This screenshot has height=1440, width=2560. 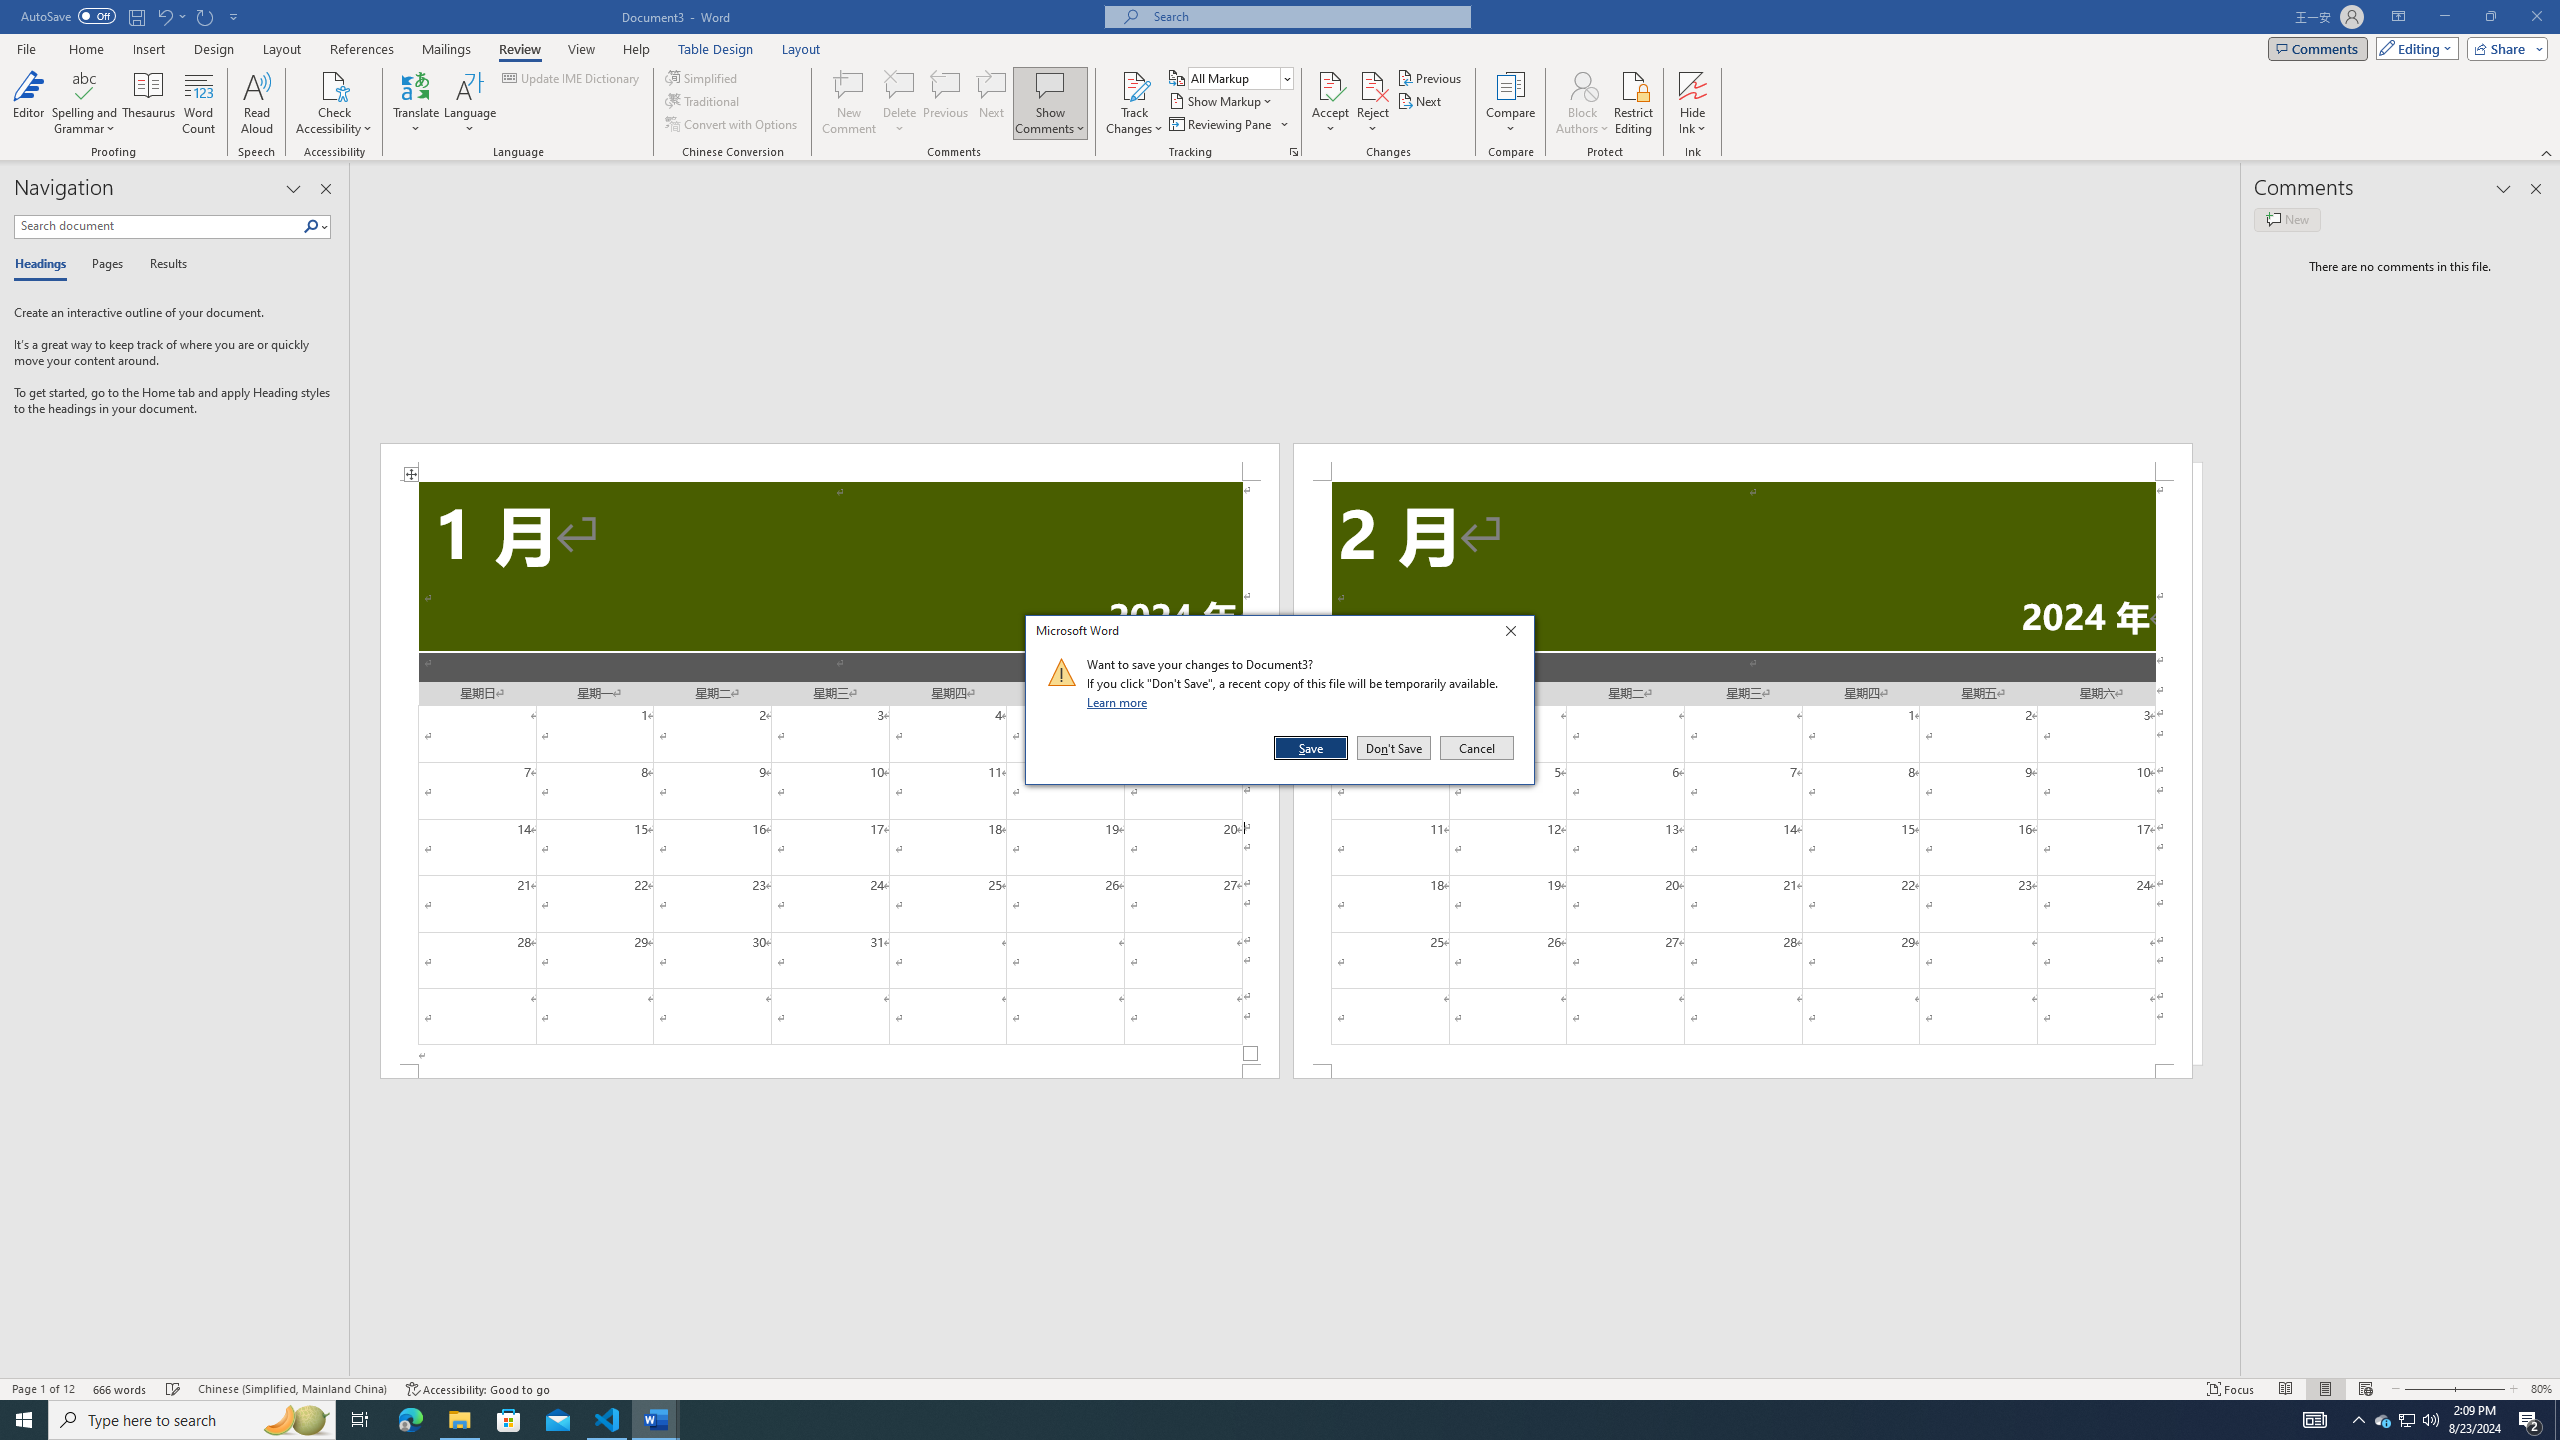 I want to click on 'Read Aloud', so click(x=256, y=103).